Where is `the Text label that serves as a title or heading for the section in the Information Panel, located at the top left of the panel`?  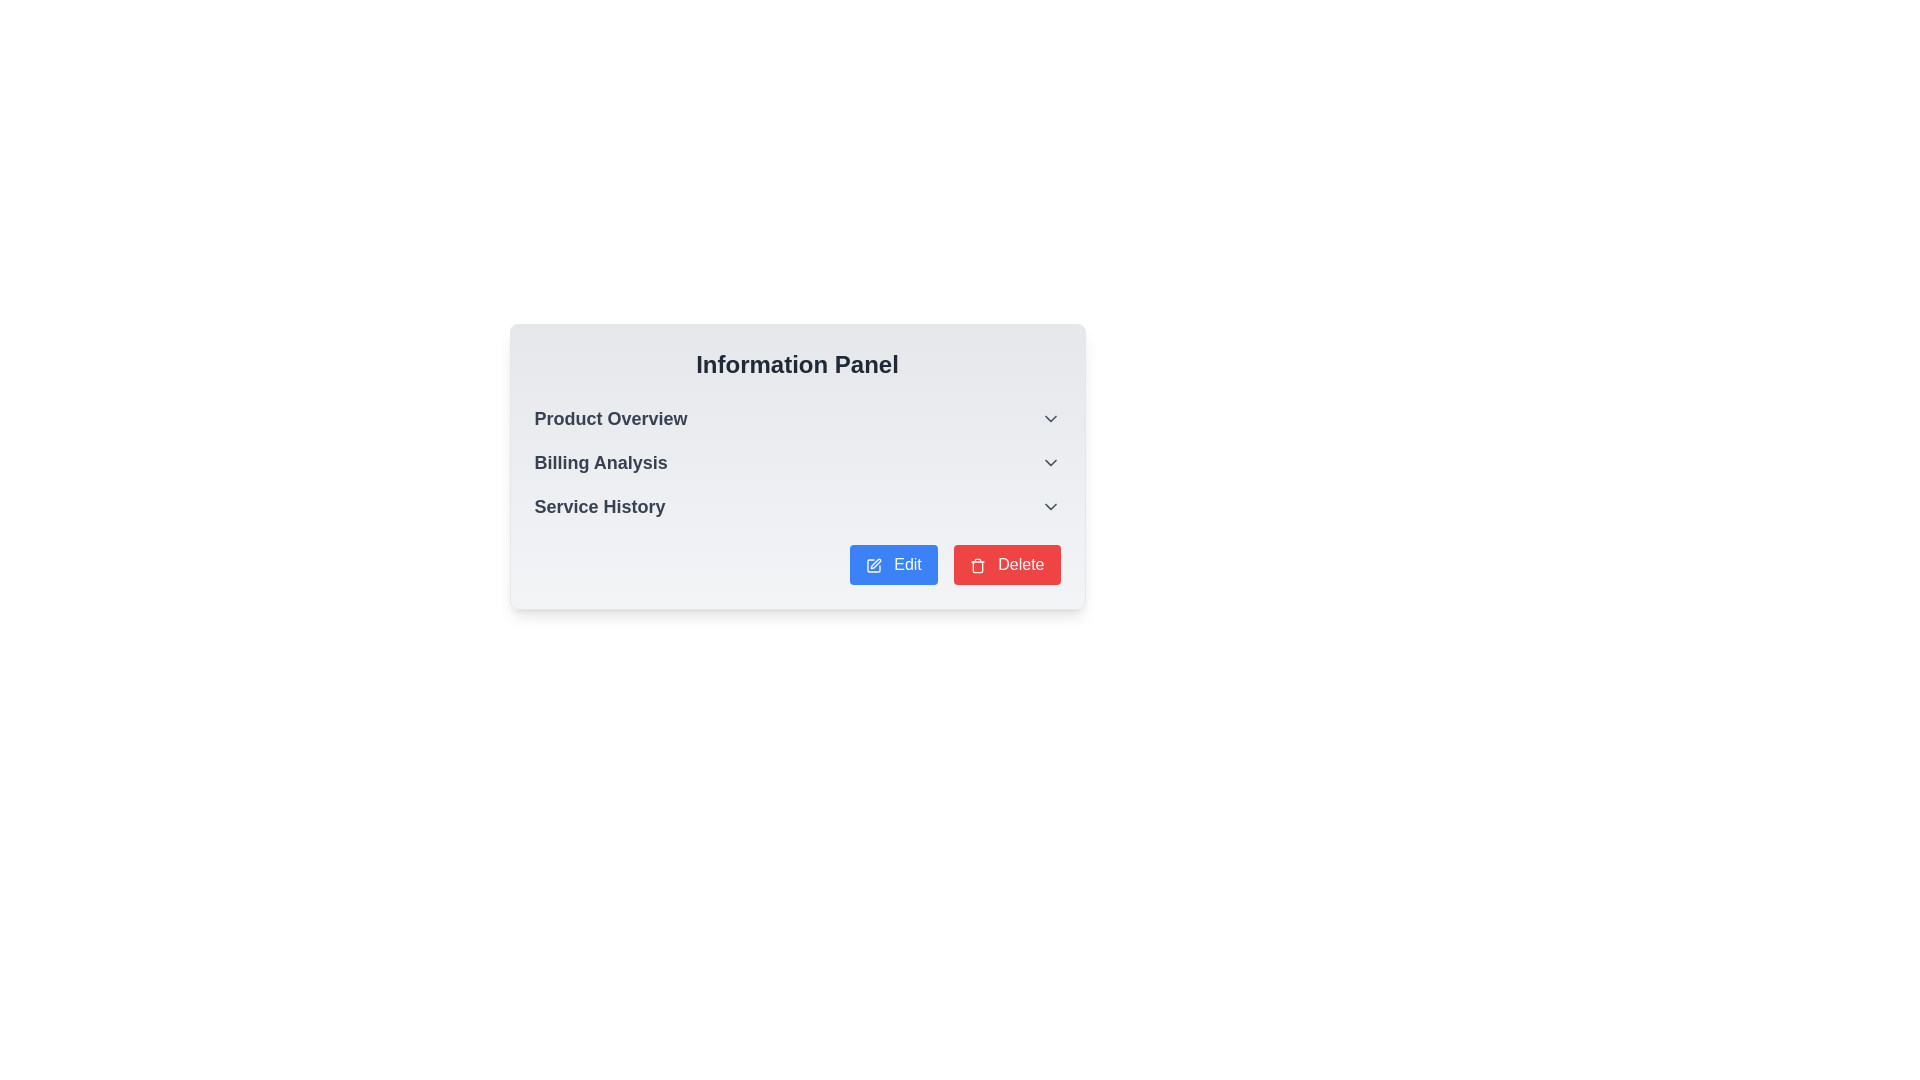
the Text label that serves as a title or heading for the section in the Information Panel, located at the top left of the panel is located at coordinates (609, 418).